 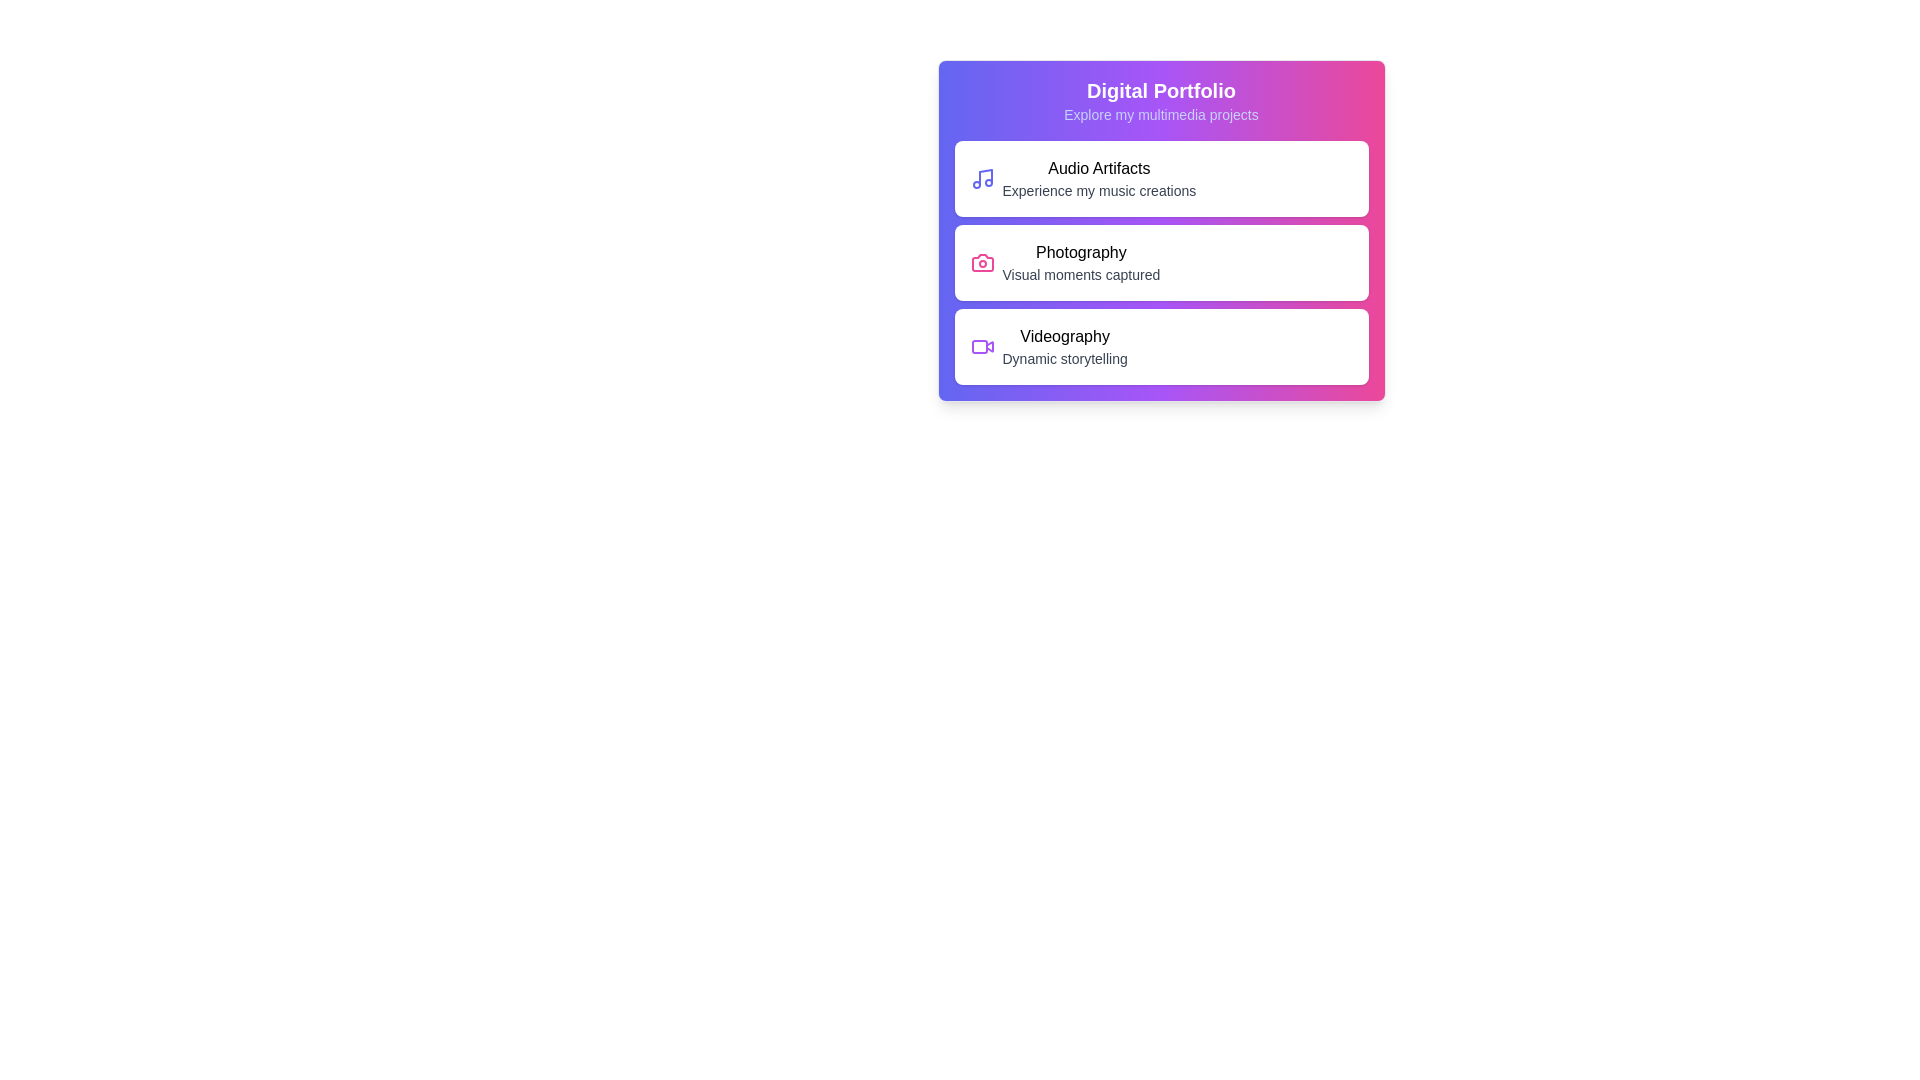 What do you see at coordinates (1098, 177) in the screenshot?
I see `the Compound text element for 'Audio Artifacts', which serves as a title and descriptor in the 'Digital Portfolio' section` at bounding box center [1098, 177].